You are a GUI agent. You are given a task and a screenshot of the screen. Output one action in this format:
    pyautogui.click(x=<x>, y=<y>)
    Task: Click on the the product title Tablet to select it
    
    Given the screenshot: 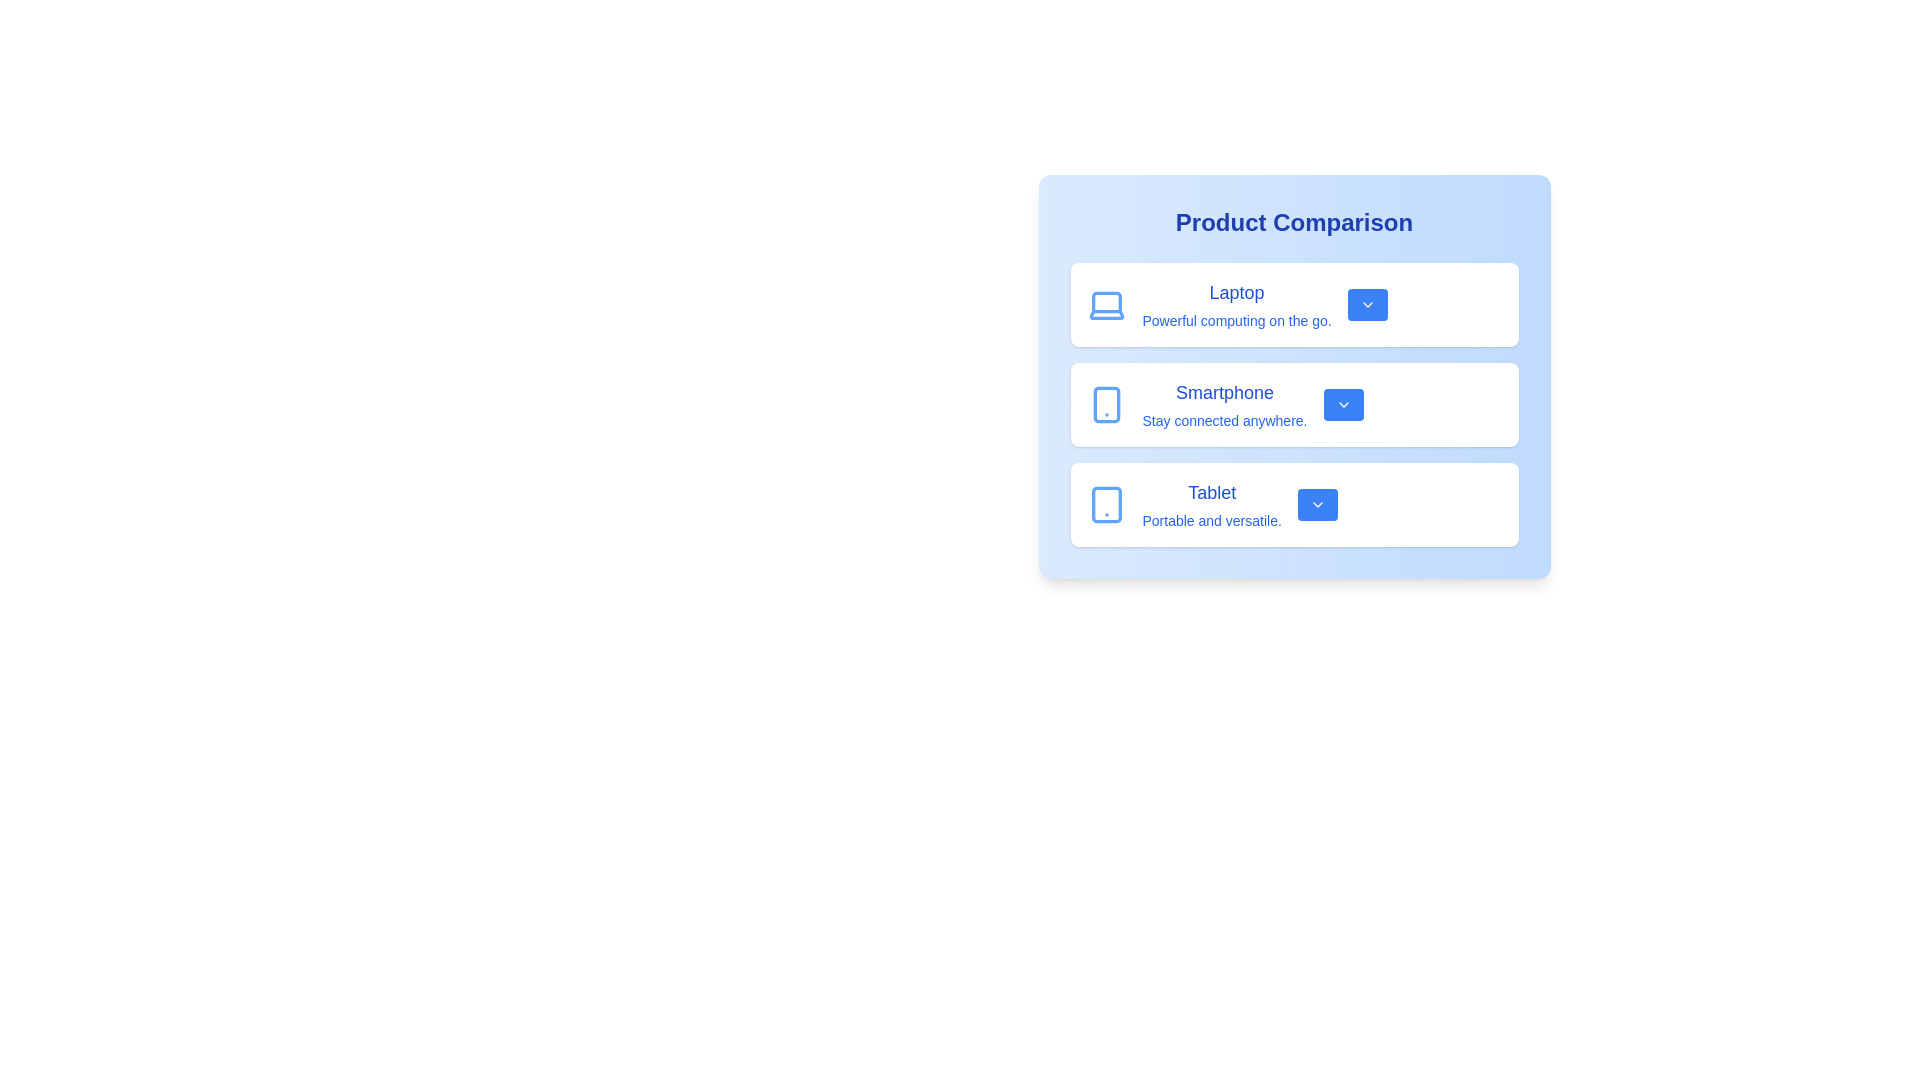 What is the action you would take?
    pyautogui.click(x=1211, y=493)
    